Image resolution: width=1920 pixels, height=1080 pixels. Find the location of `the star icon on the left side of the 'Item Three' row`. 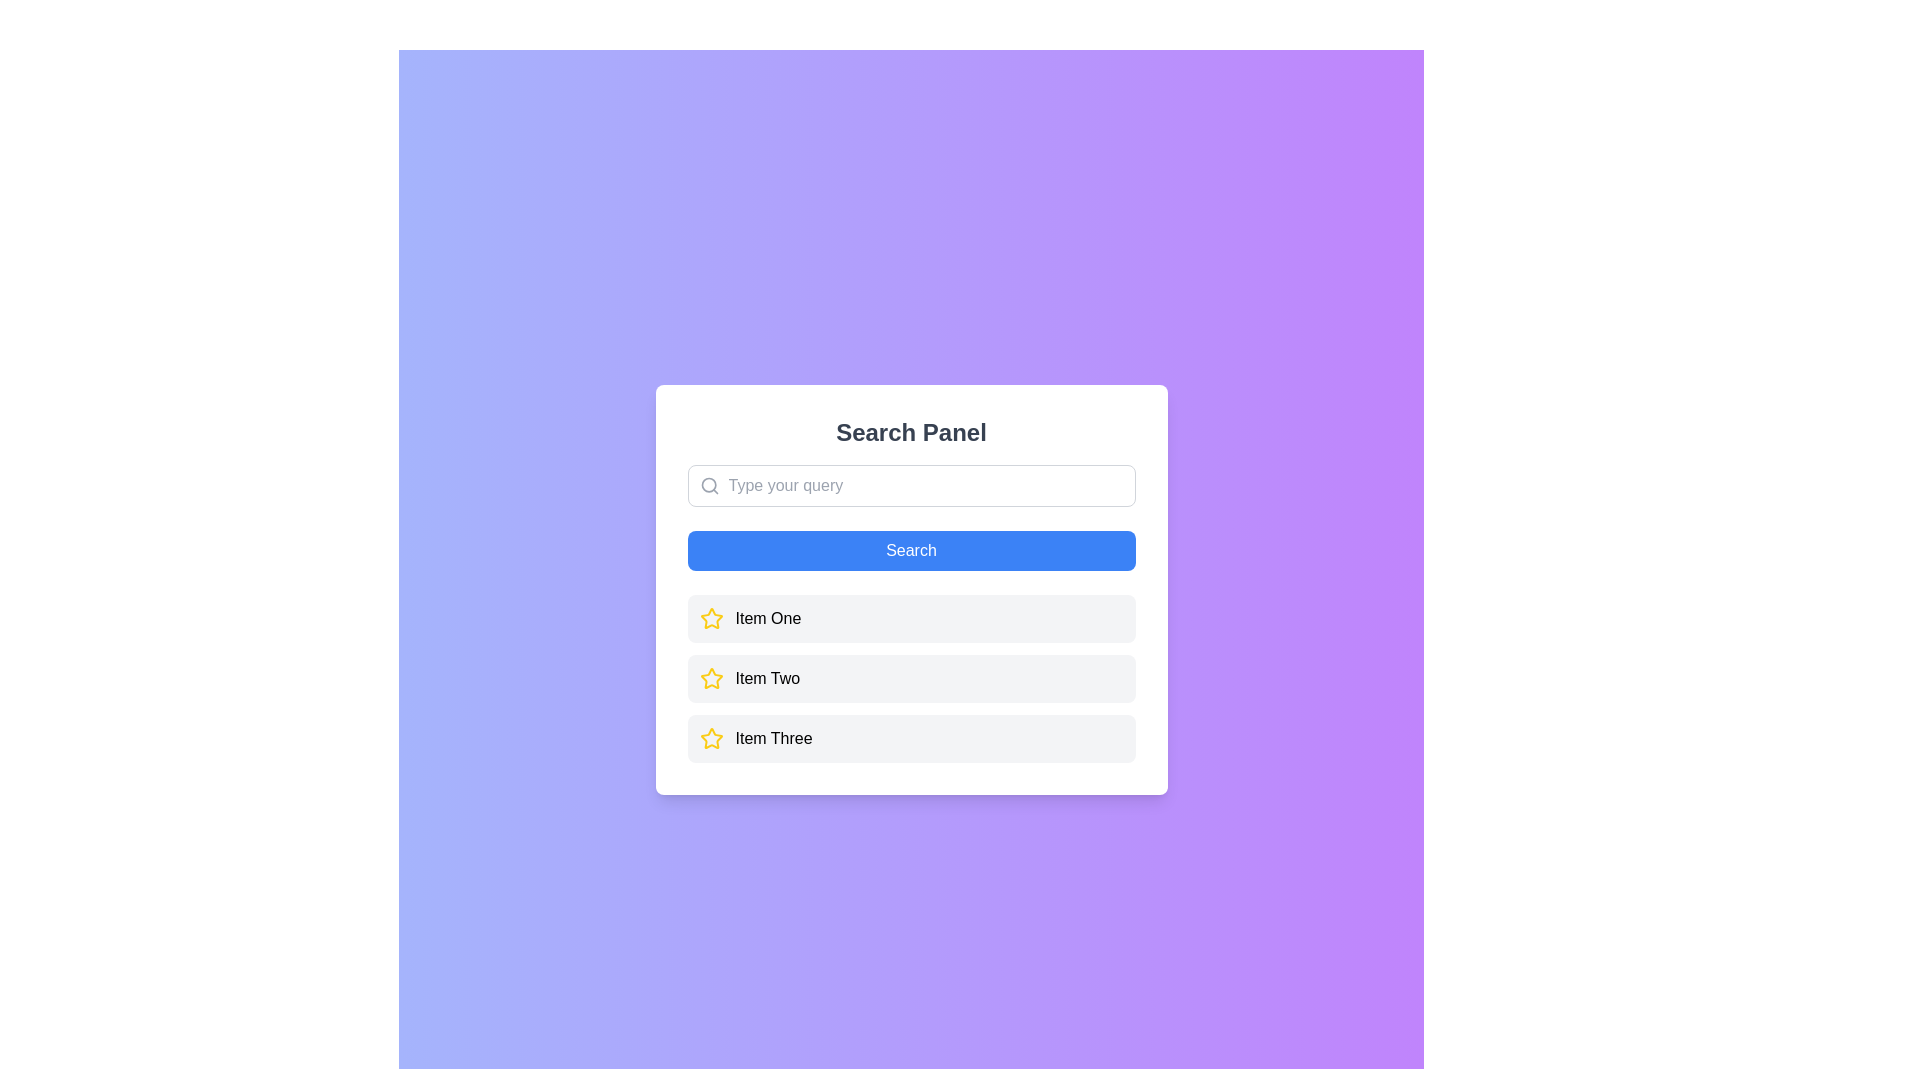

the star icon on the left side of the 'Item Three' row is located at coordinates (711, 739).